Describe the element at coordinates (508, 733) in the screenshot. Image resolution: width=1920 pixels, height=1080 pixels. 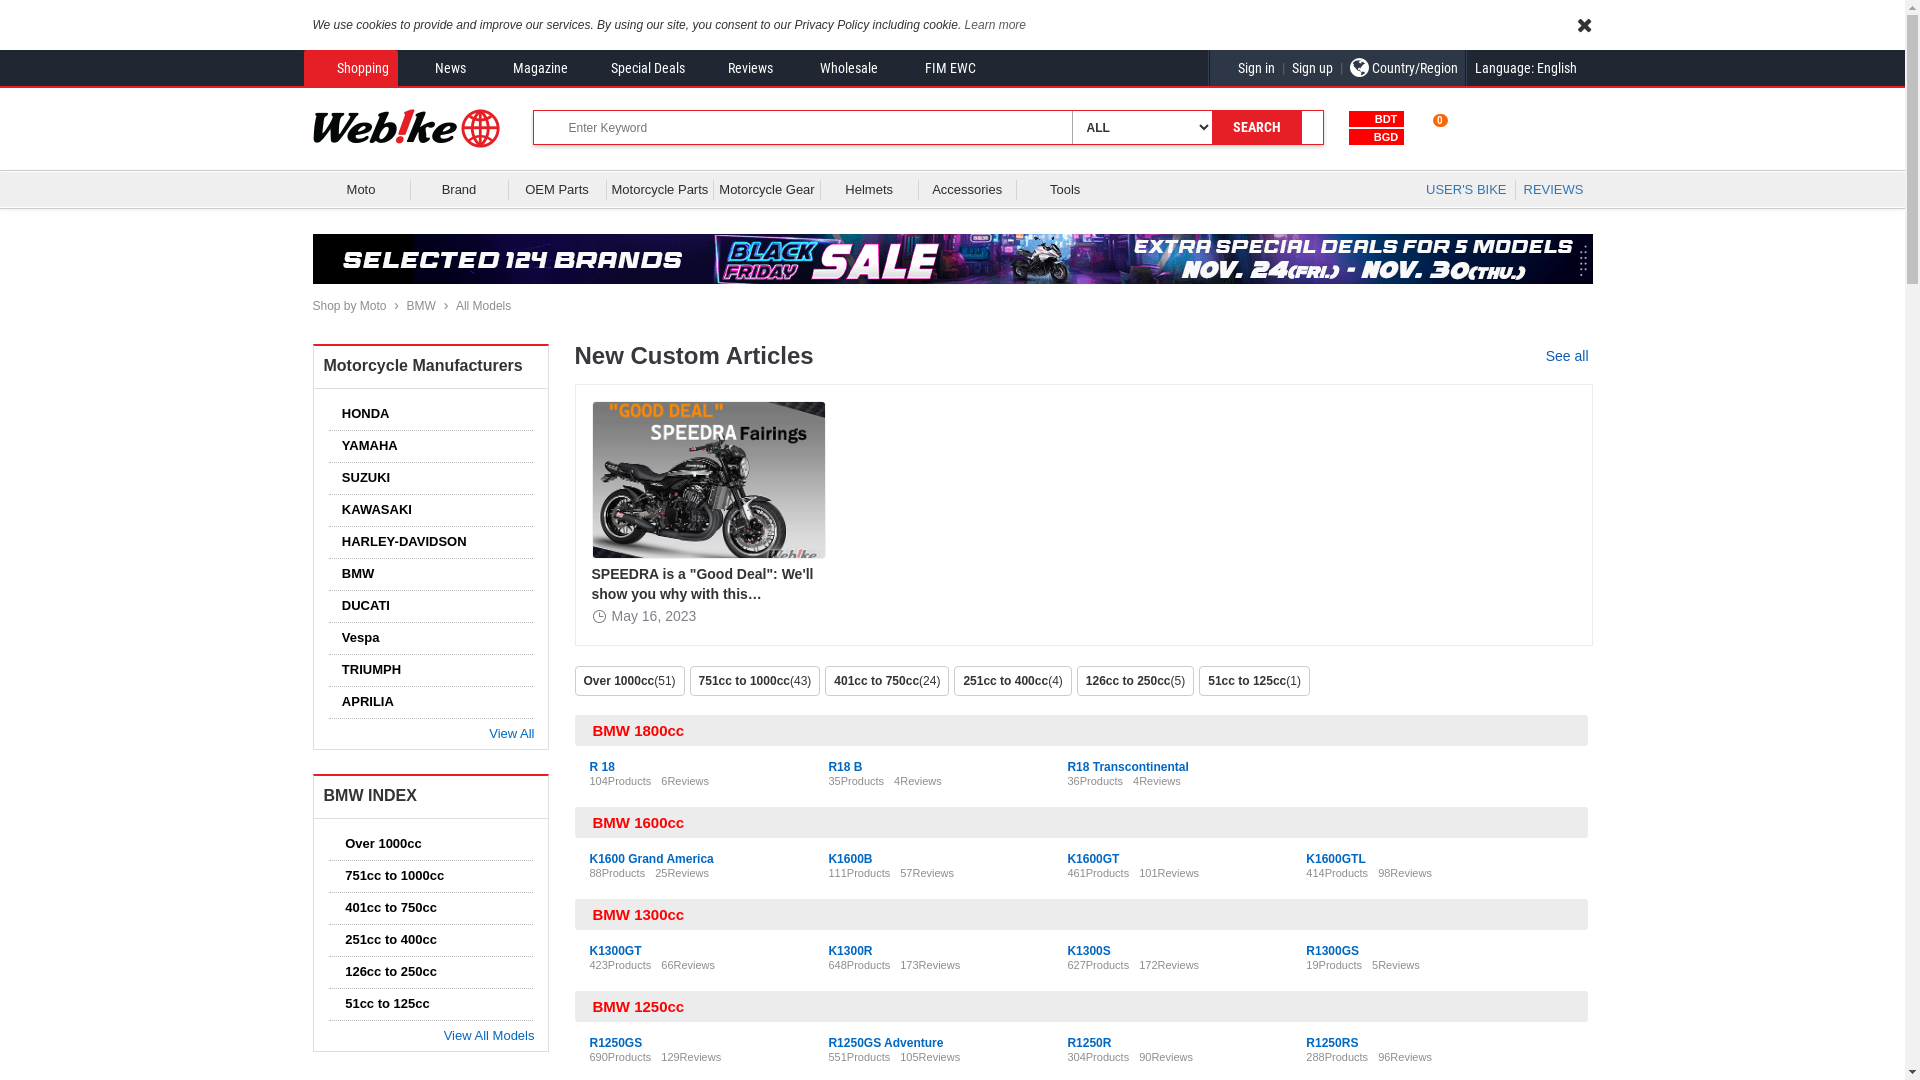
I see `'View All'` at that location.